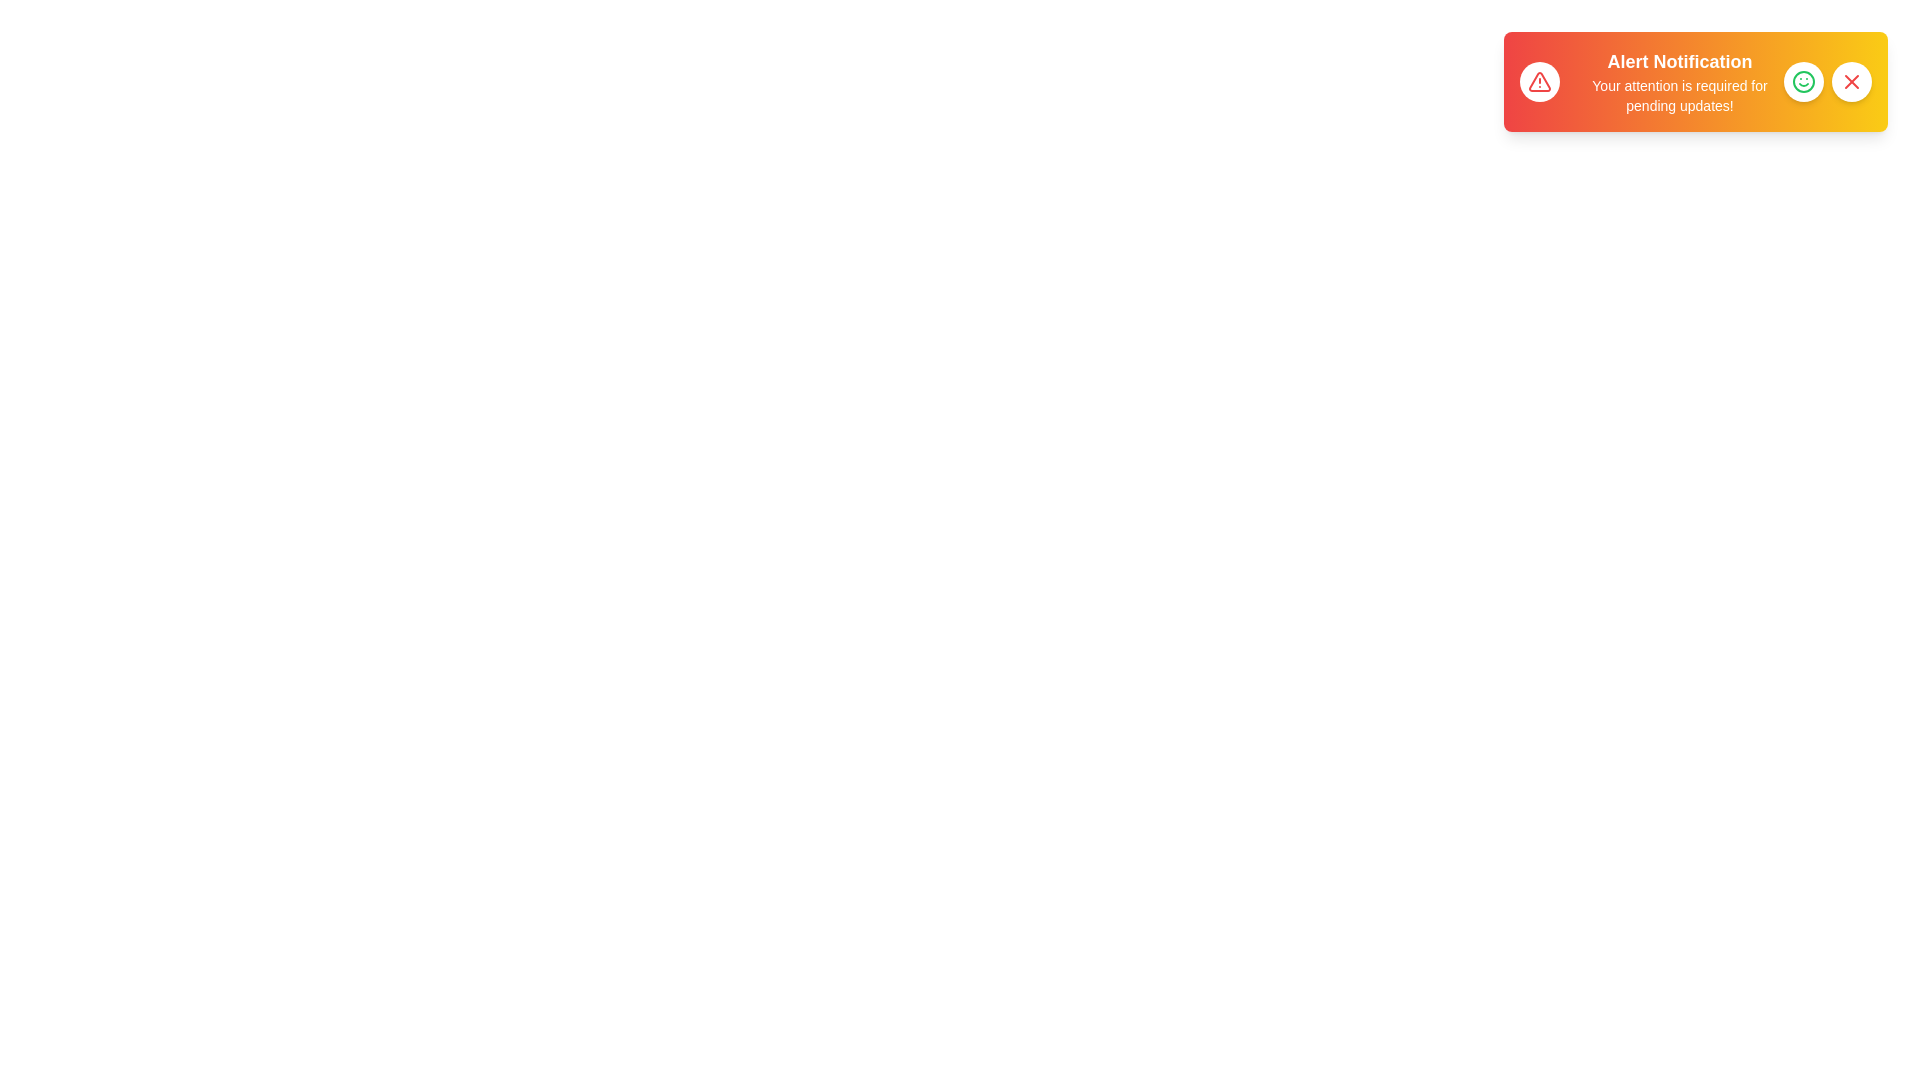  What do you see at coordinates (1851, 80) in the screenshot?
I see `close button to dismiss the notification` at bounding box center [1851, 80].